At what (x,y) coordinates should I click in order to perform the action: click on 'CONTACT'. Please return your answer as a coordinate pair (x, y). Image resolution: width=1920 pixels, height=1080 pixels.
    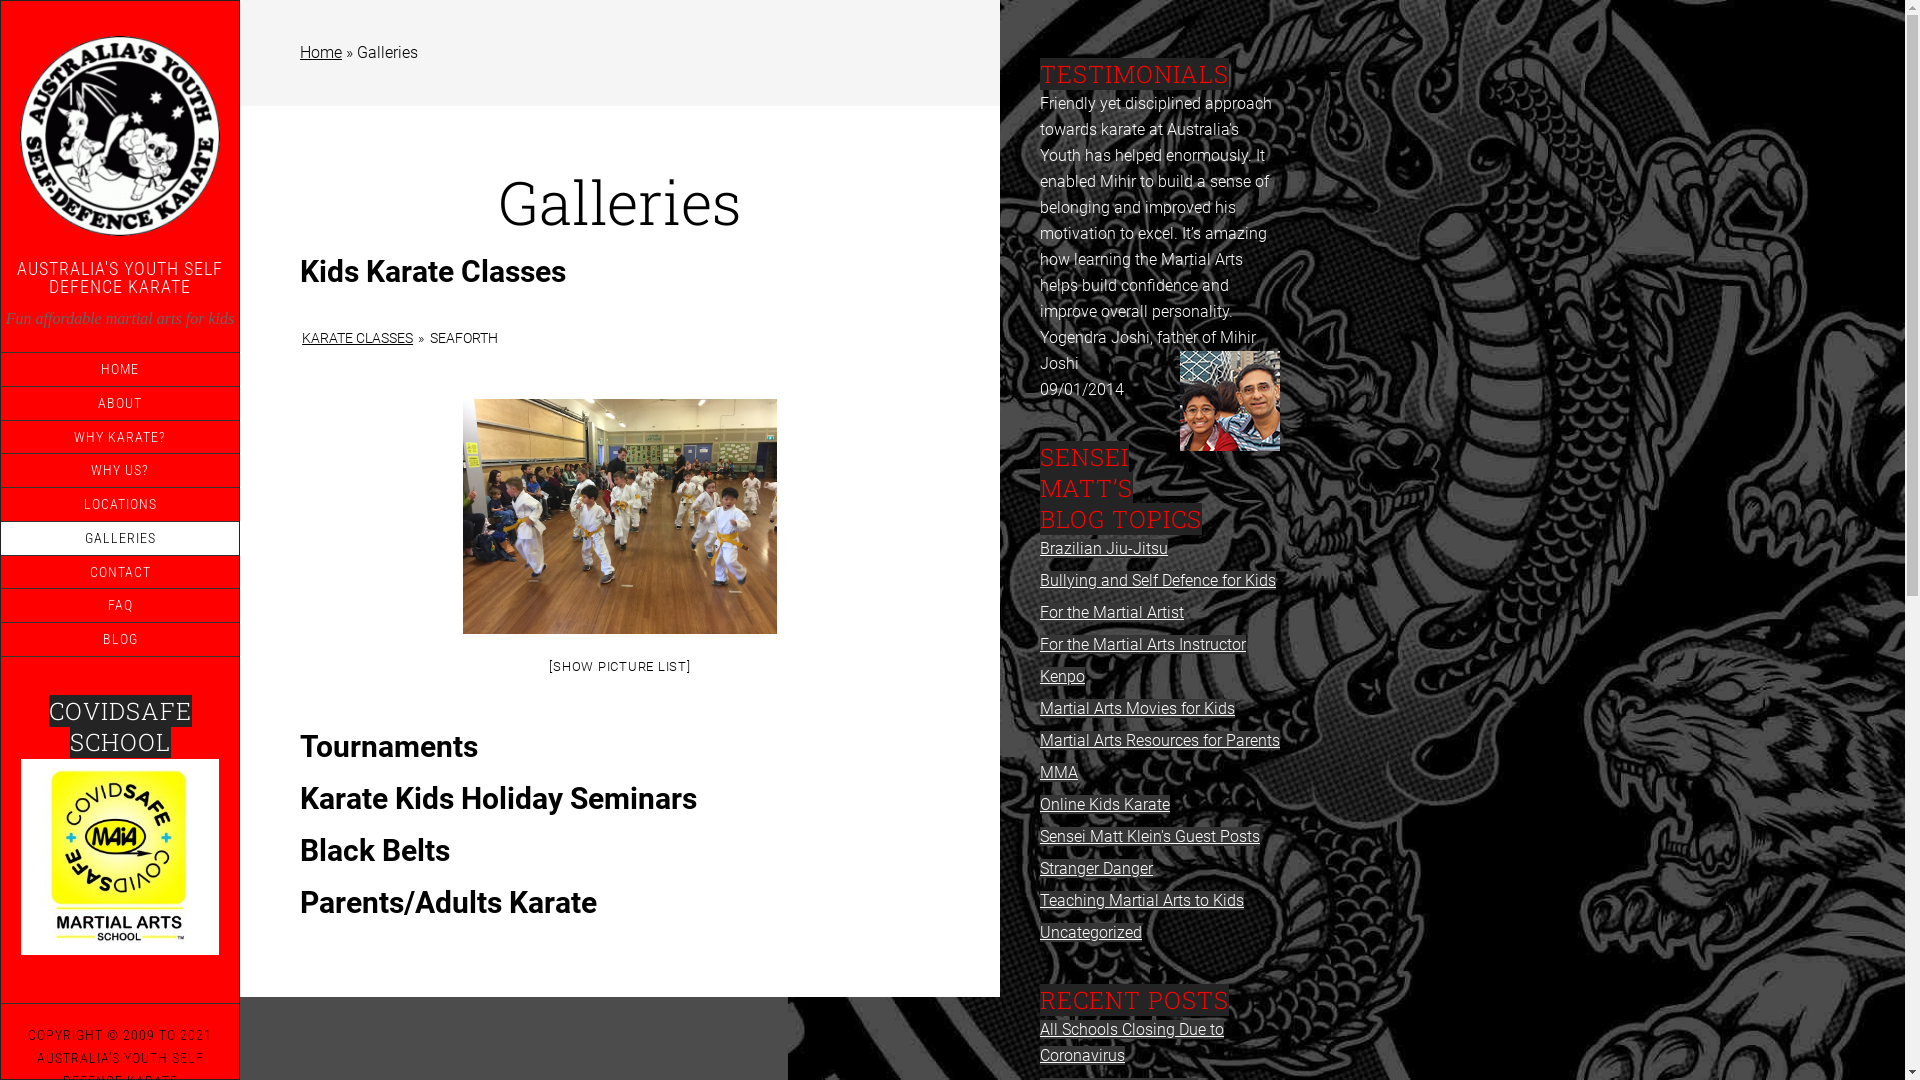
    Looking at the image, I should click on (119, 572).